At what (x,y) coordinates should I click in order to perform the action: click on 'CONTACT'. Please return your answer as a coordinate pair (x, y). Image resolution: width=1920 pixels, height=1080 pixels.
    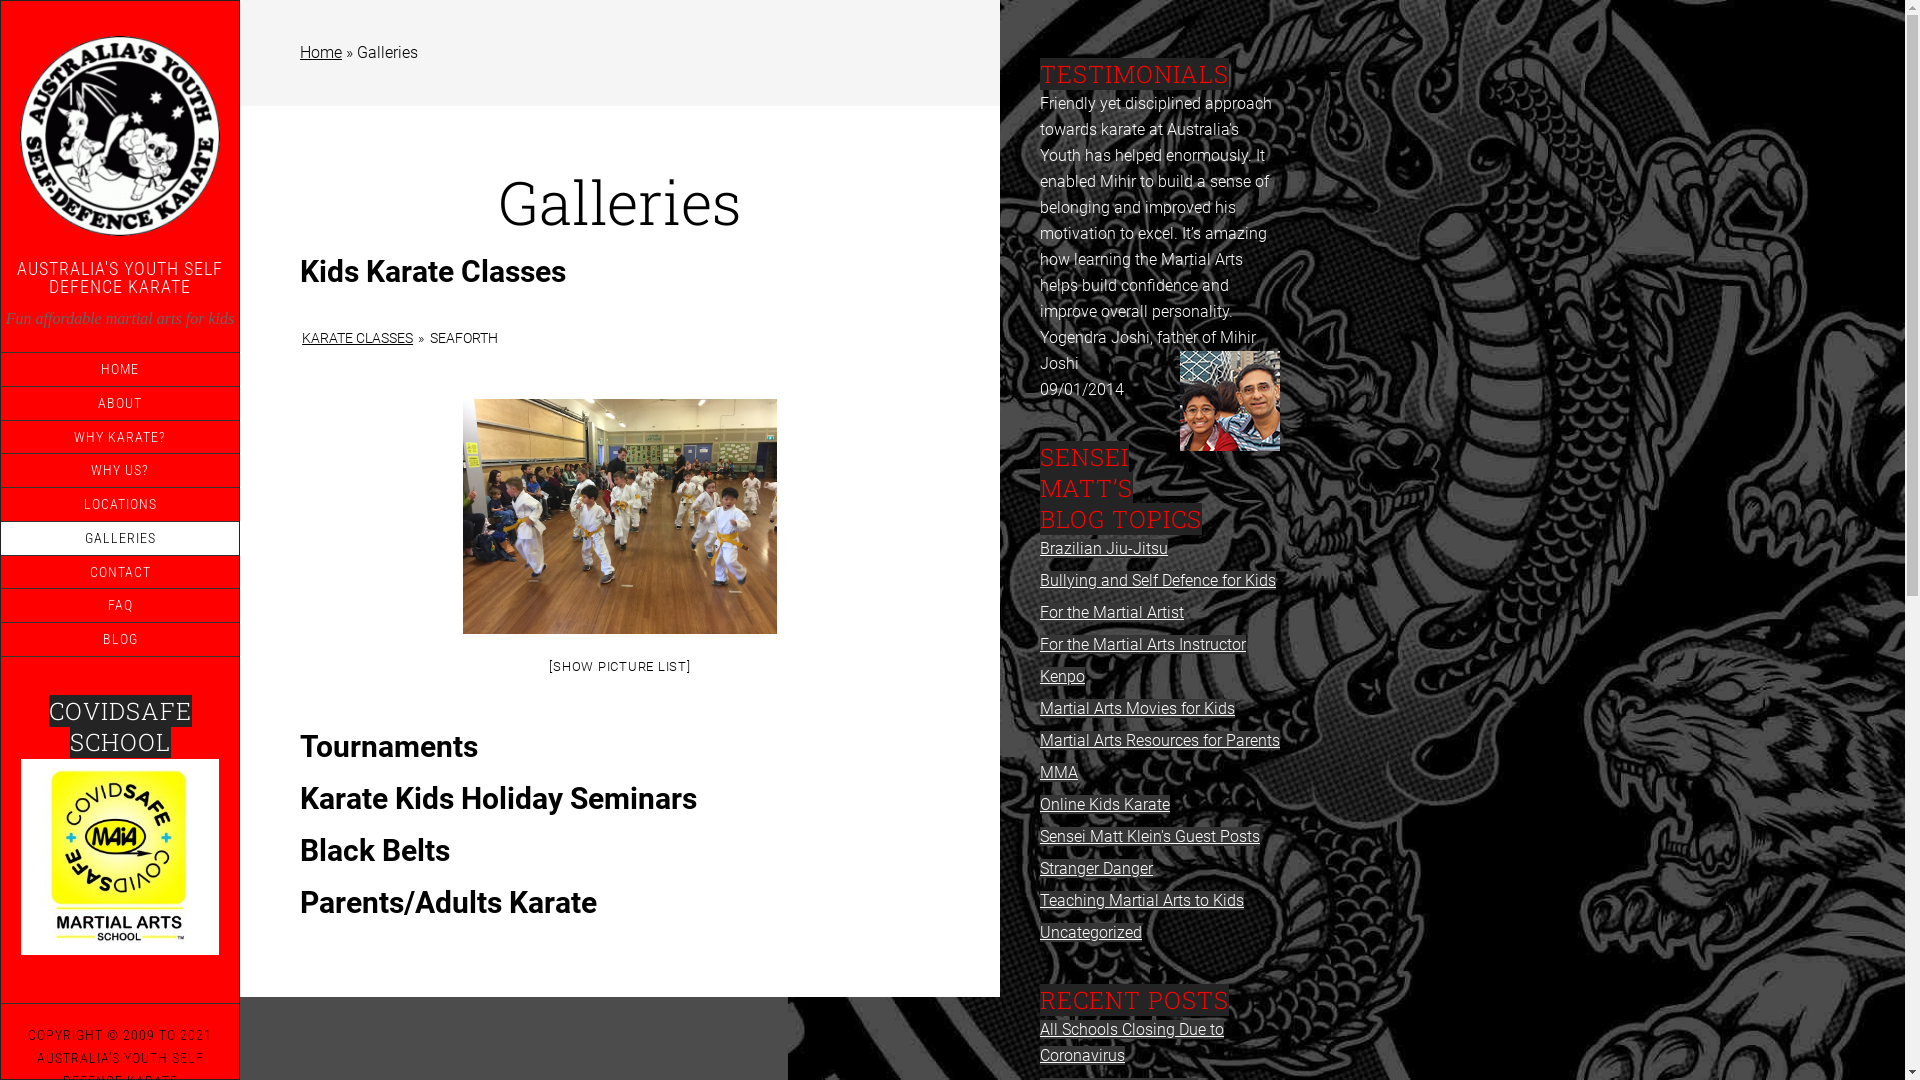
    Looking at the image, I should click on (119, 572).